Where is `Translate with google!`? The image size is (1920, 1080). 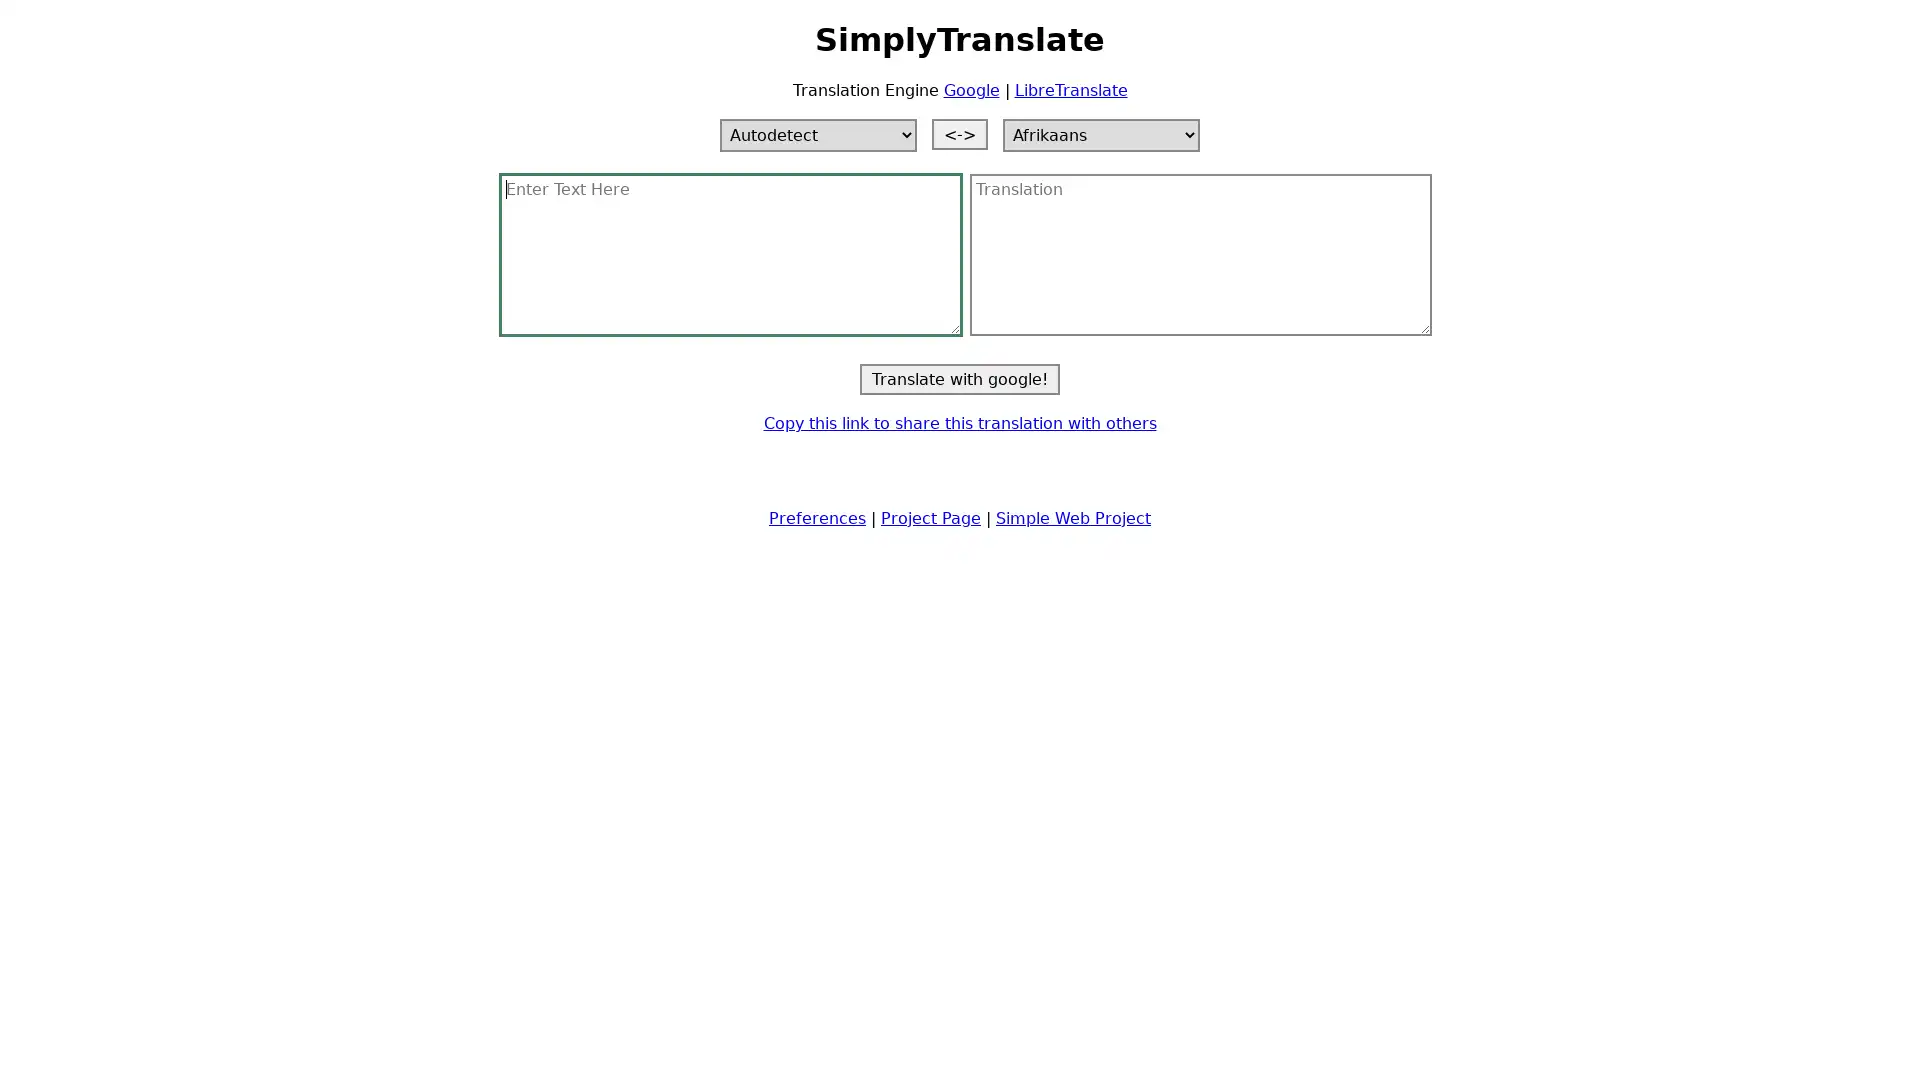 Translate with google! is located at coordinates (960, 378).